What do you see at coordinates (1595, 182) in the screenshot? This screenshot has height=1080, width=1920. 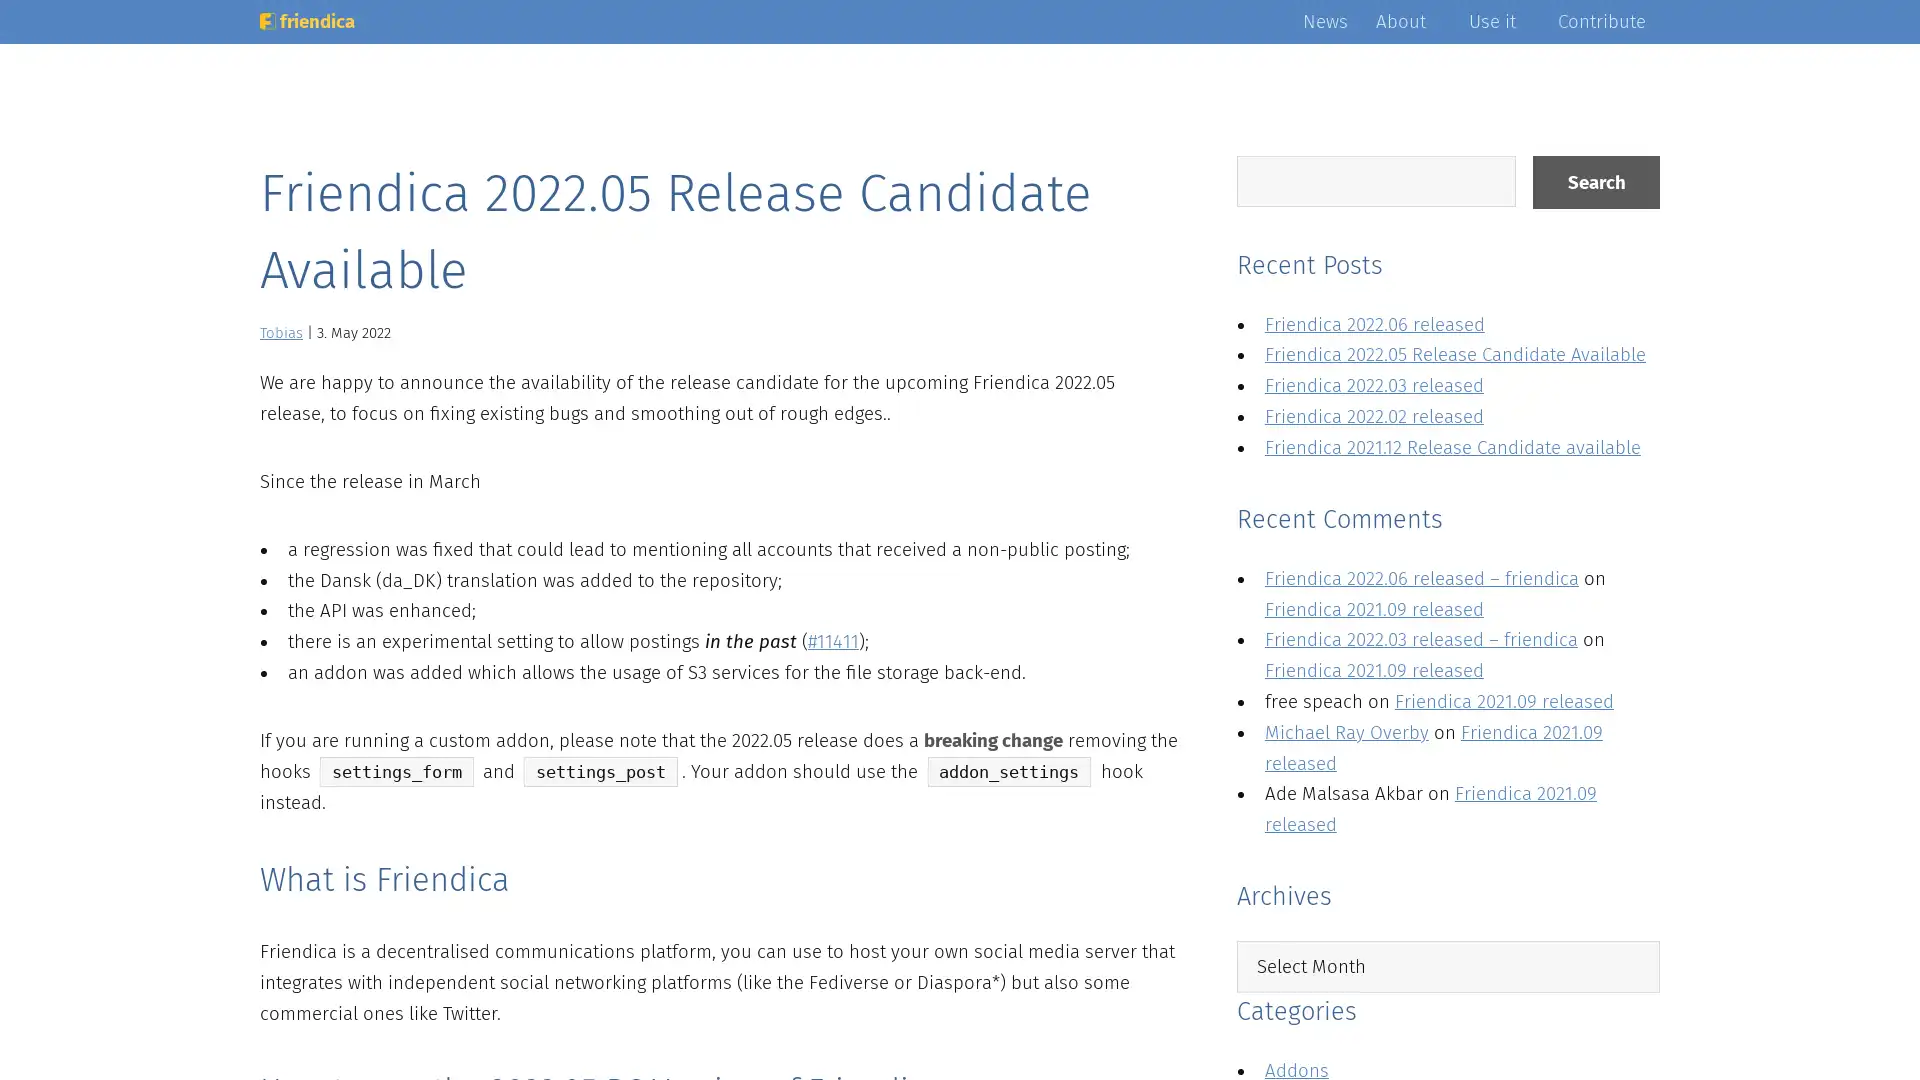 I see `Search` at bounding box center [1595, 182].